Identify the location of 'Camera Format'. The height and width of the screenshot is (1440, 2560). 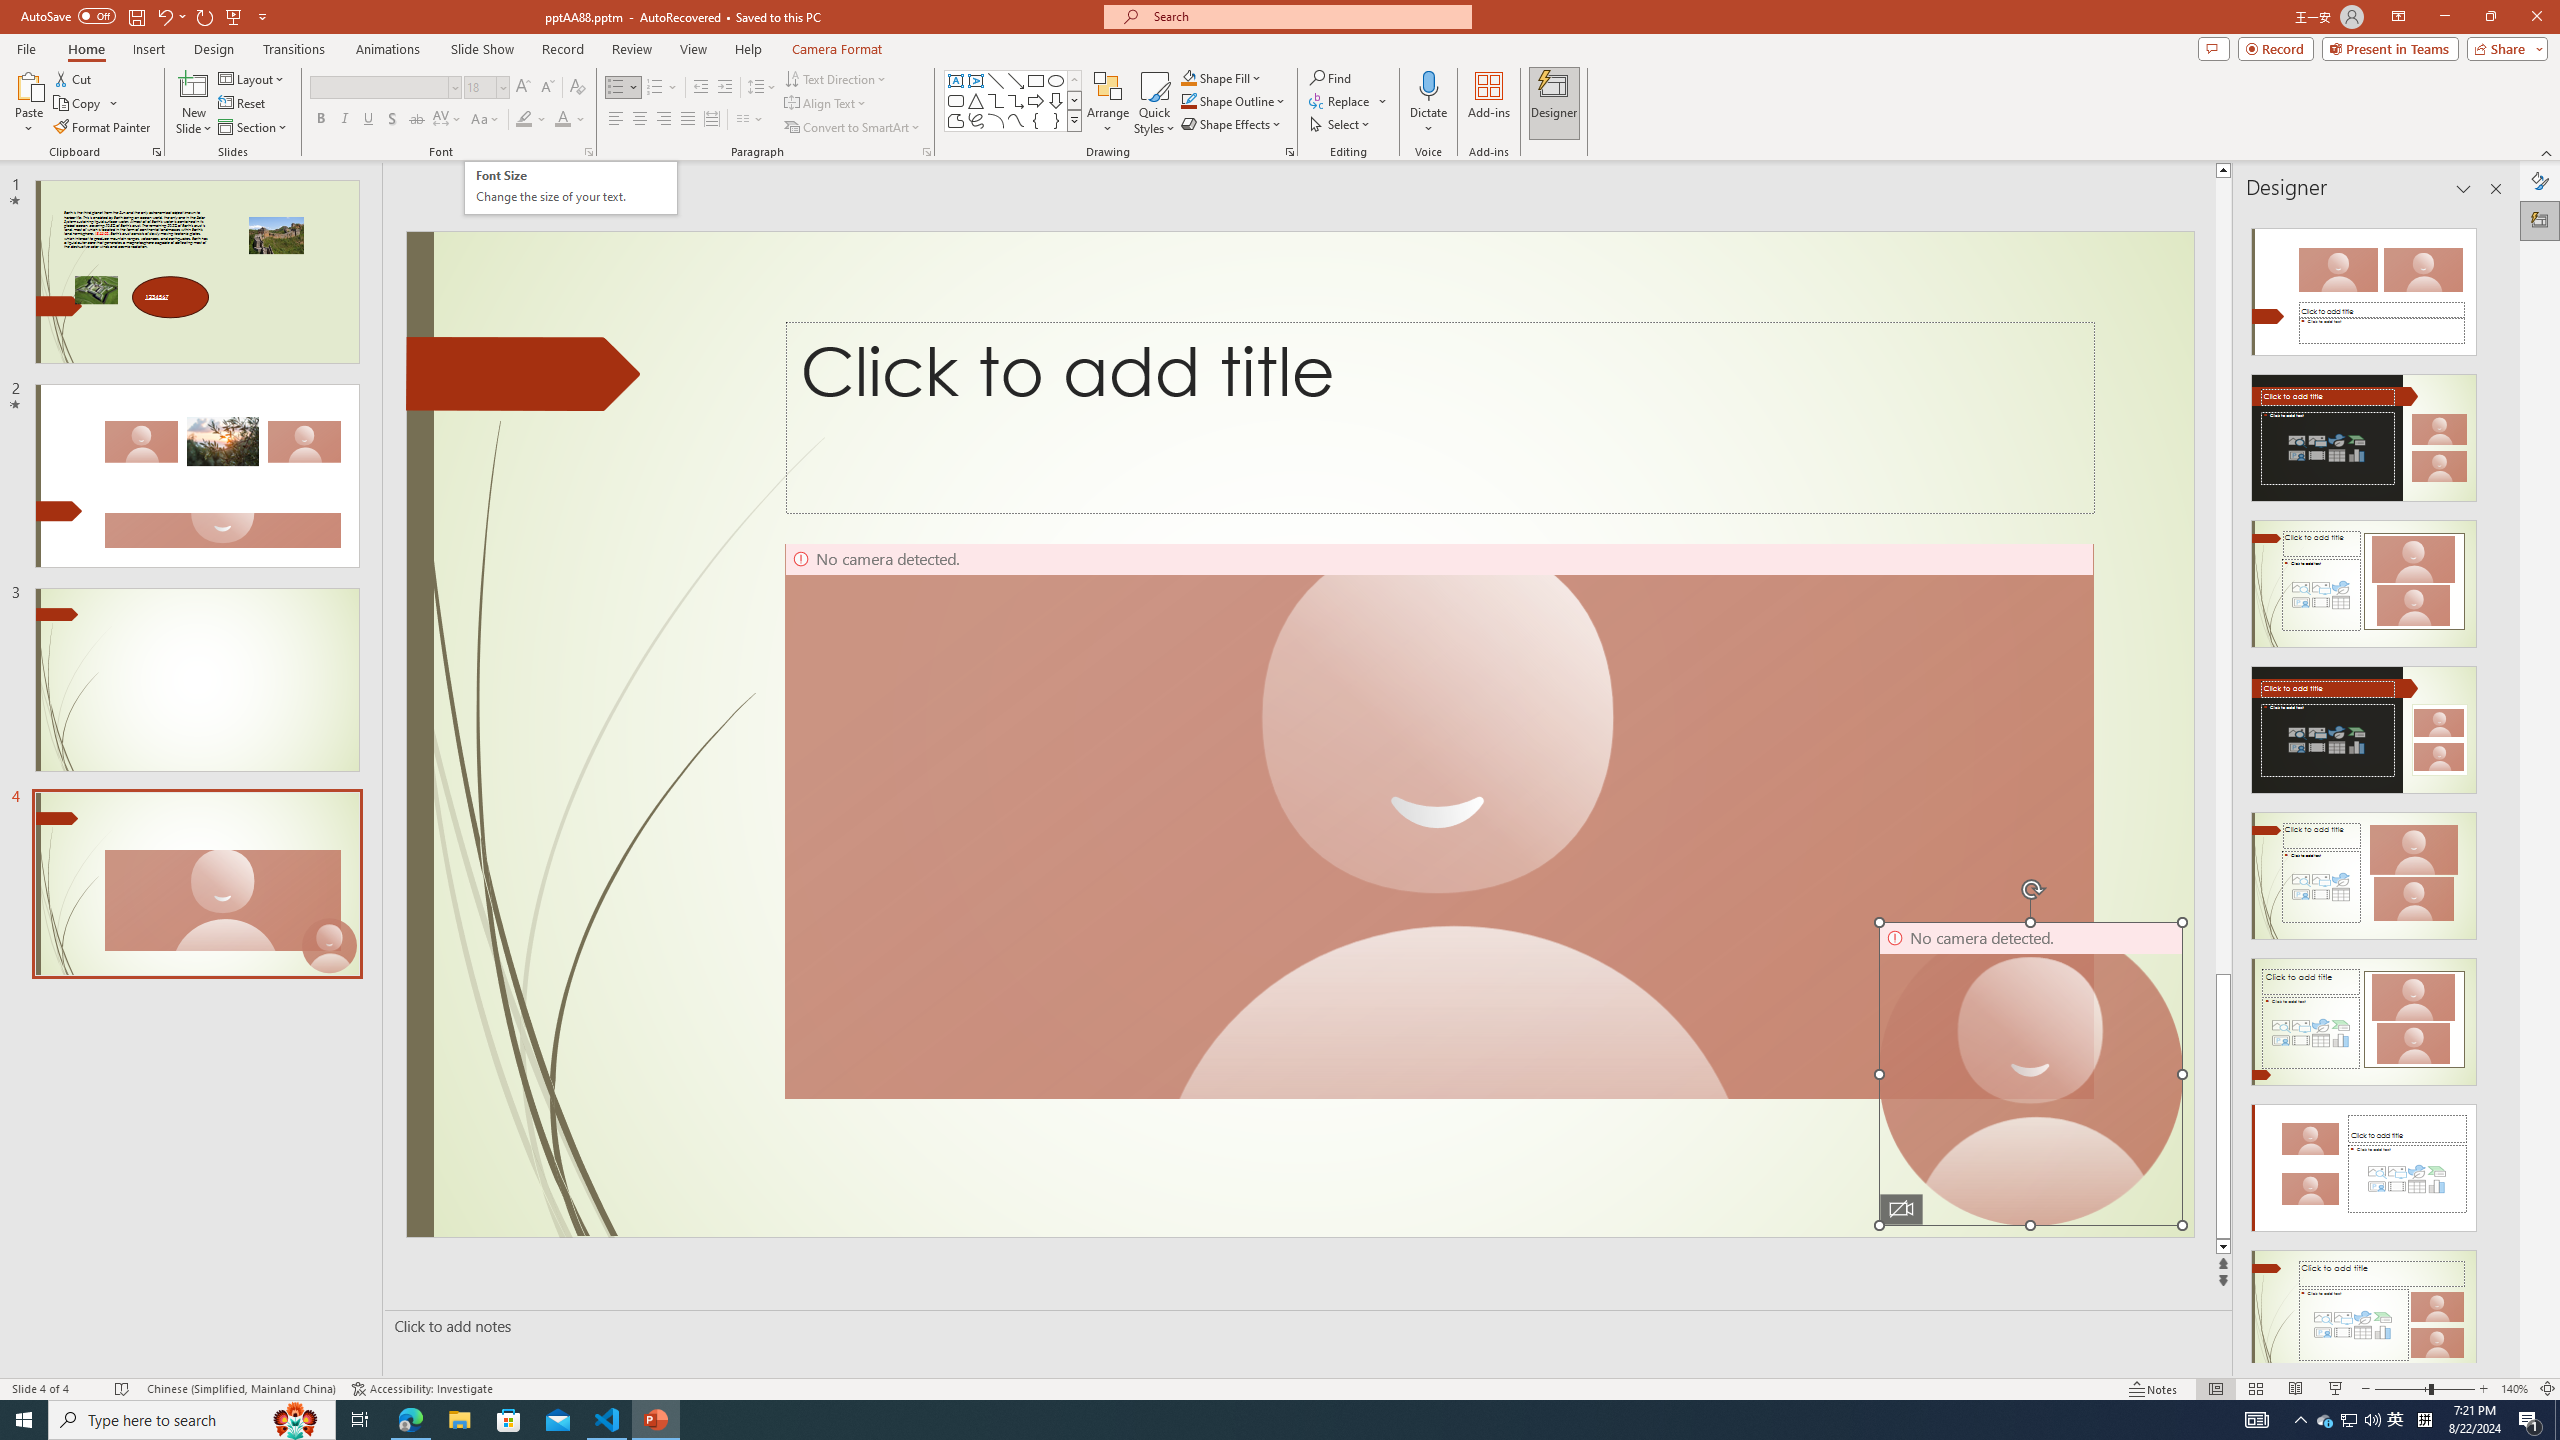
(836, 49).